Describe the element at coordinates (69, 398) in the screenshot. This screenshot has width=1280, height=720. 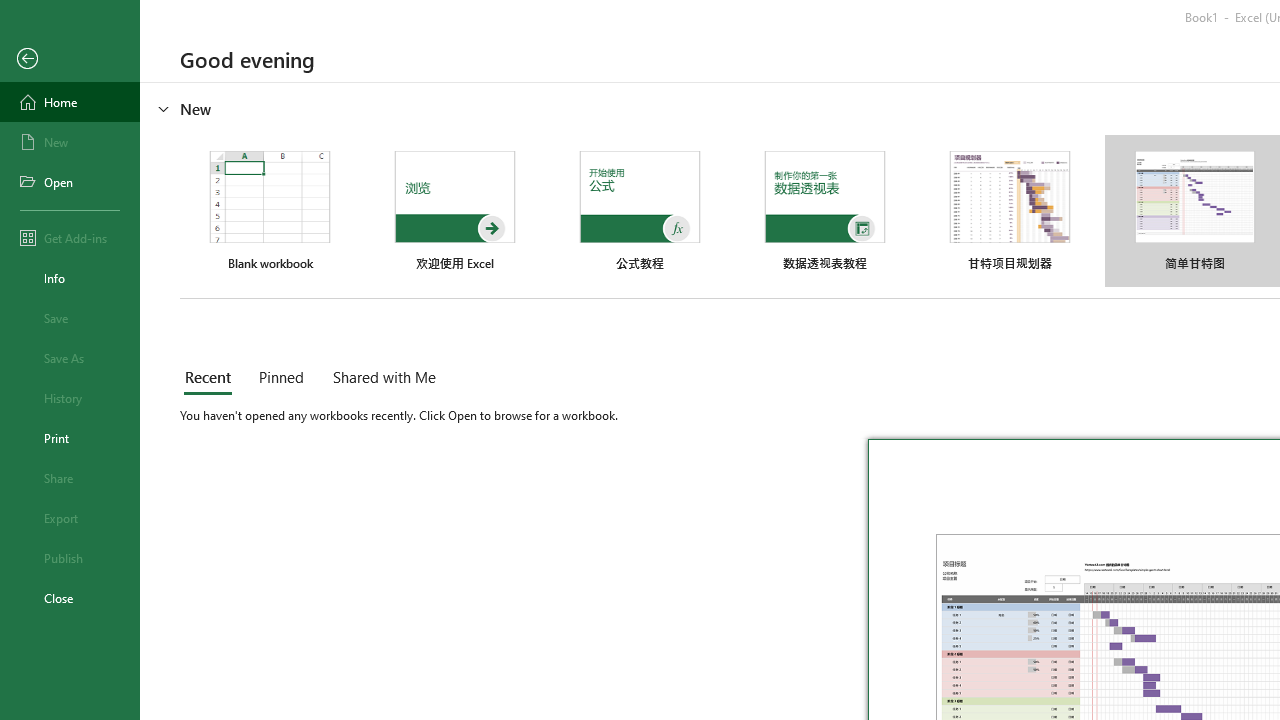
I see `'History'` at that location.